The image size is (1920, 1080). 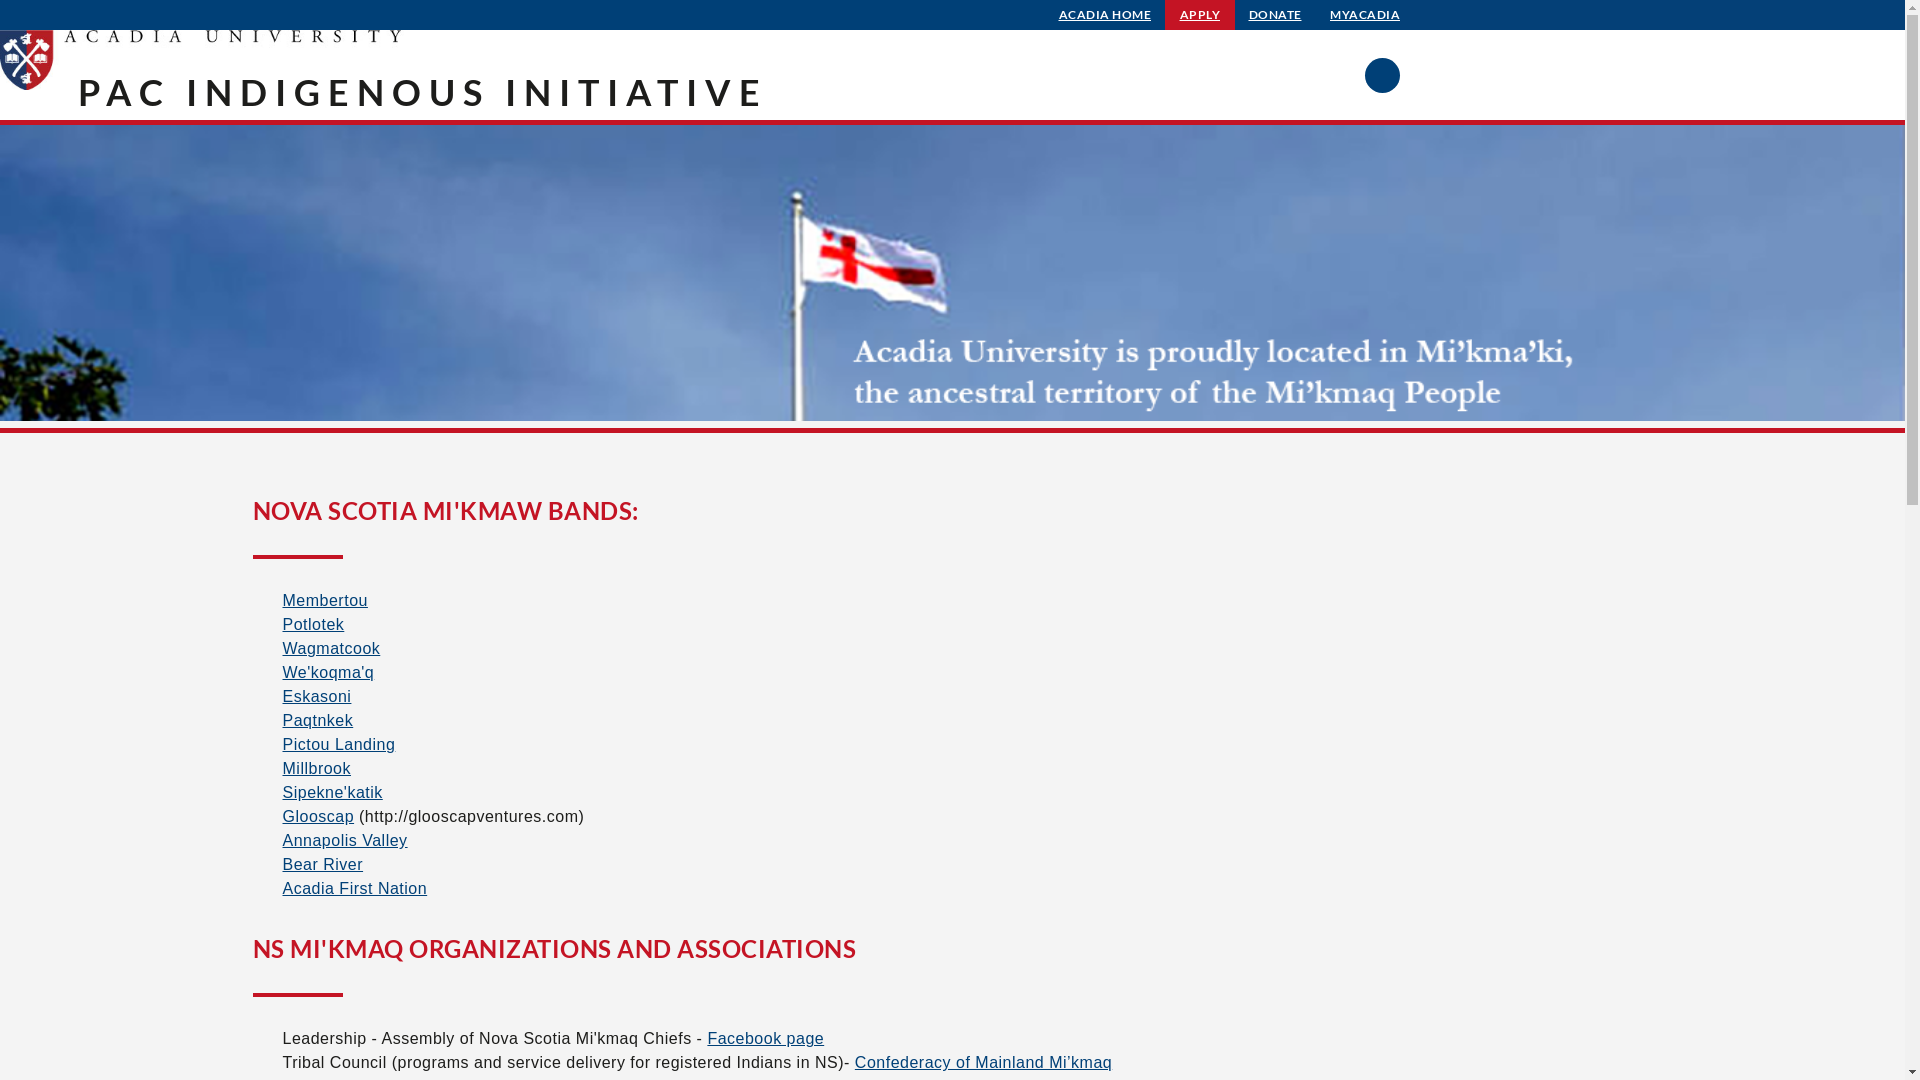 What do you see at coordinates (324, 599) in the screenshot?
I see `'Membertou'` at bounding box center [324, 599].